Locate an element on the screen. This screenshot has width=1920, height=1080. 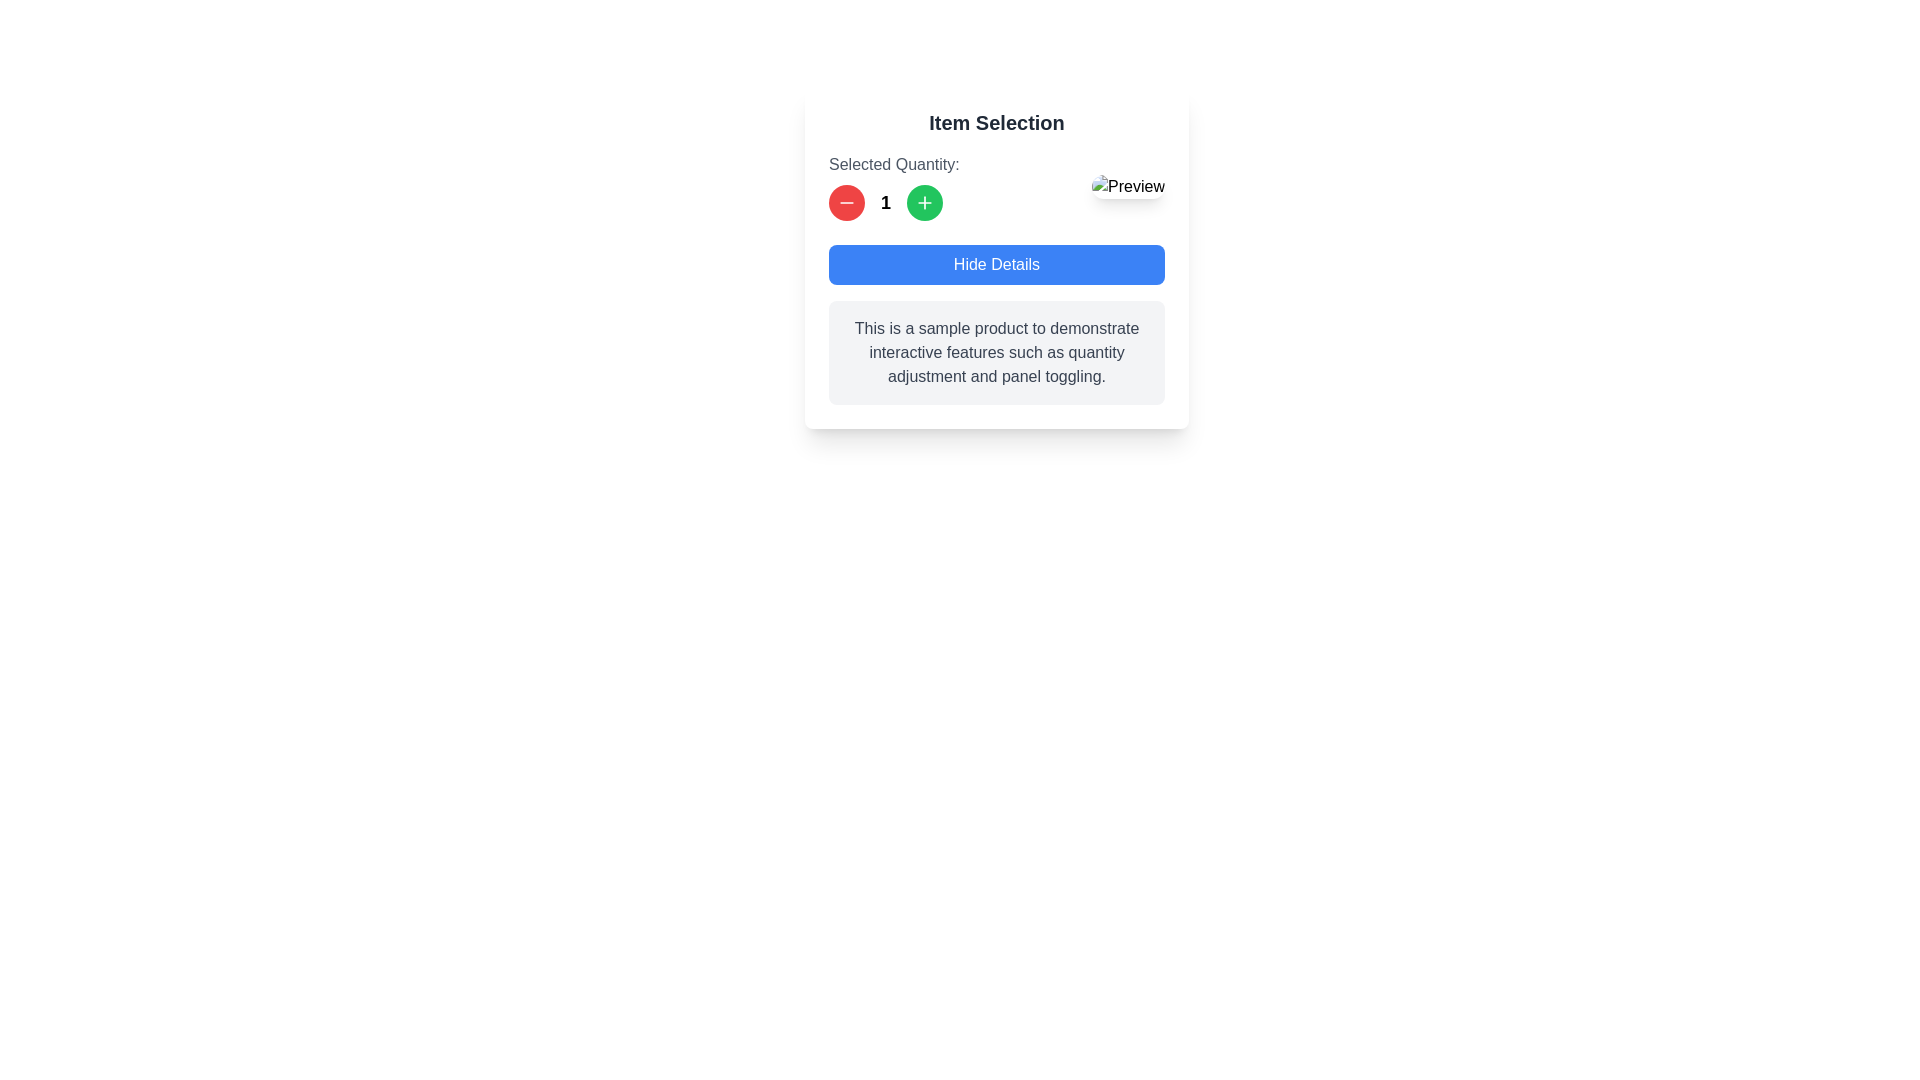
the green circular button with a plus symbol (+) to increase the quantity is located at coordinates (924, 203).